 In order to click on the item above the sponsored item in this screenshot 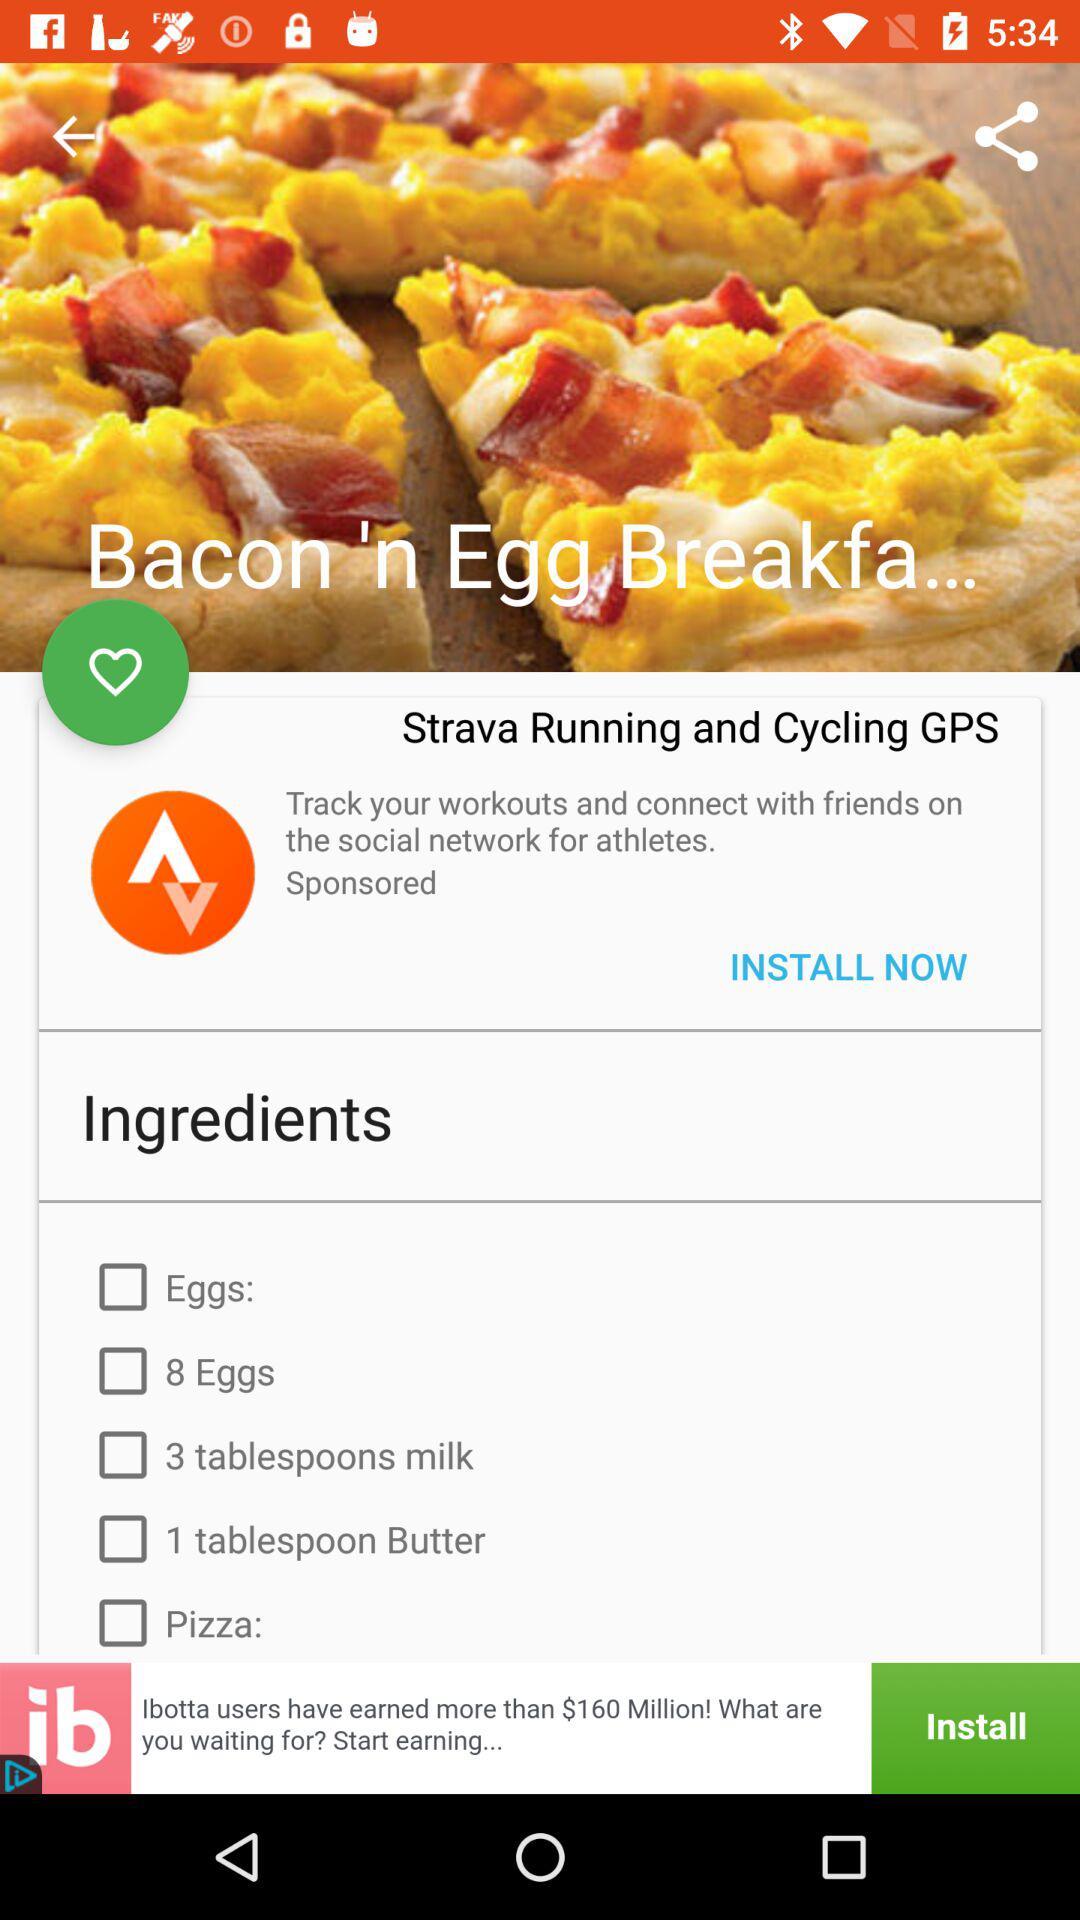, I will do `click(631, 820)`.